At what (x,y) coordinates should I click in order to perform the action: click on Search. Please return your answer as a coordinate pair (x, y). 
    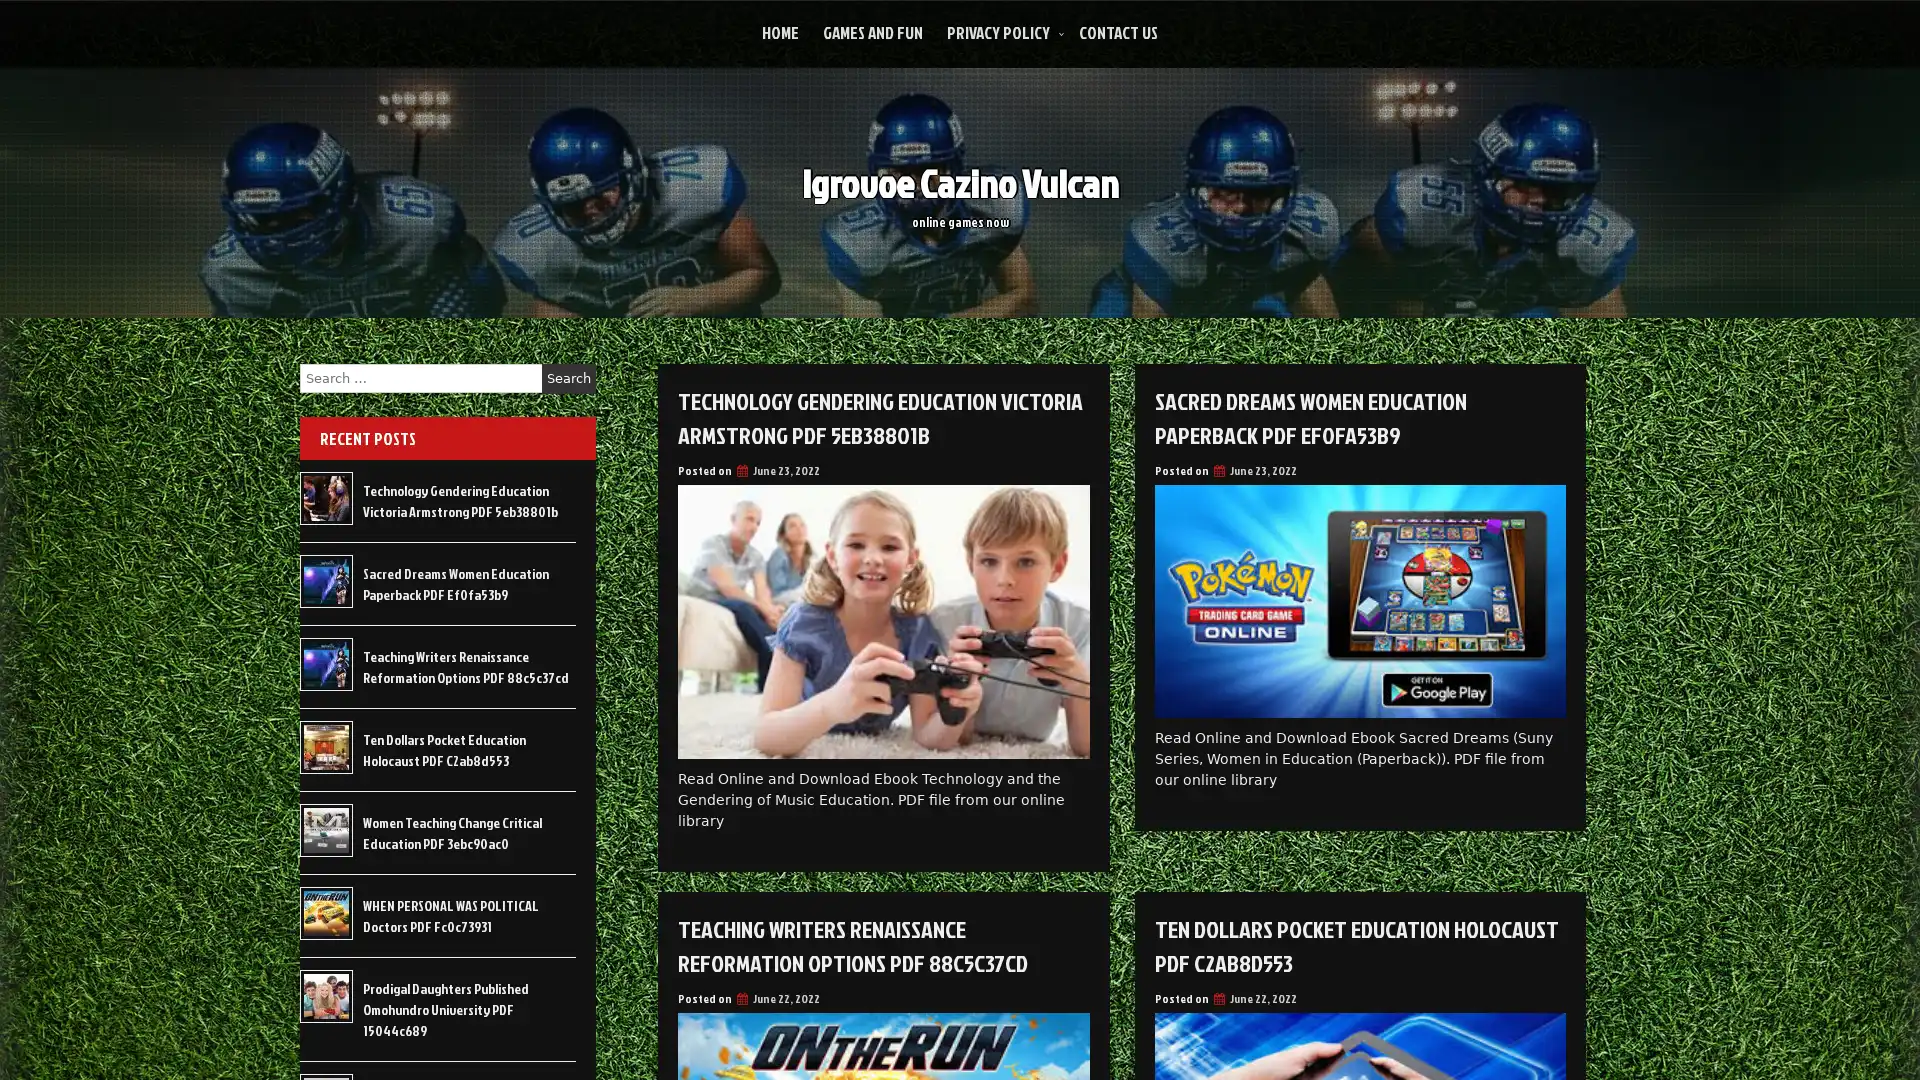
    Looking at the image, I should click on (568, 378).